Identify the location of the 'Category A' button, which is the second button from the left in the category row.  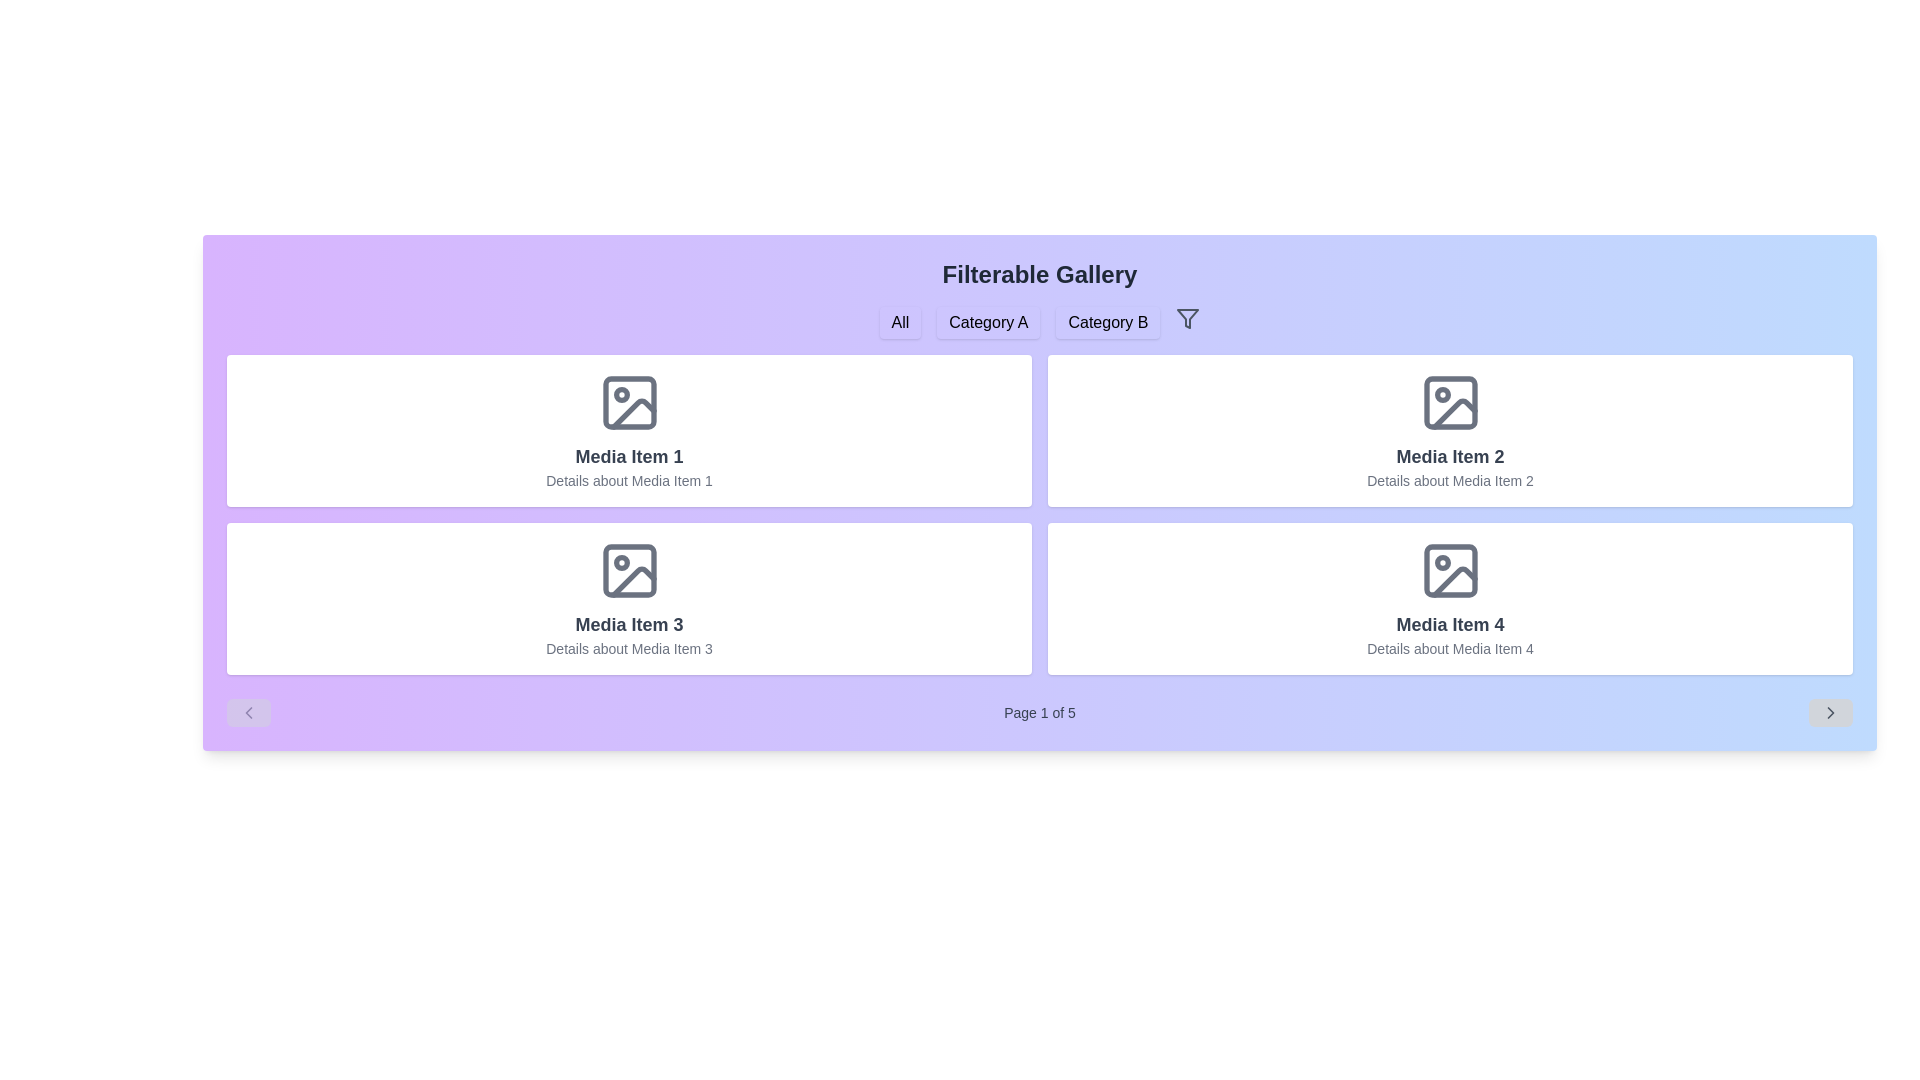
(988, 322).